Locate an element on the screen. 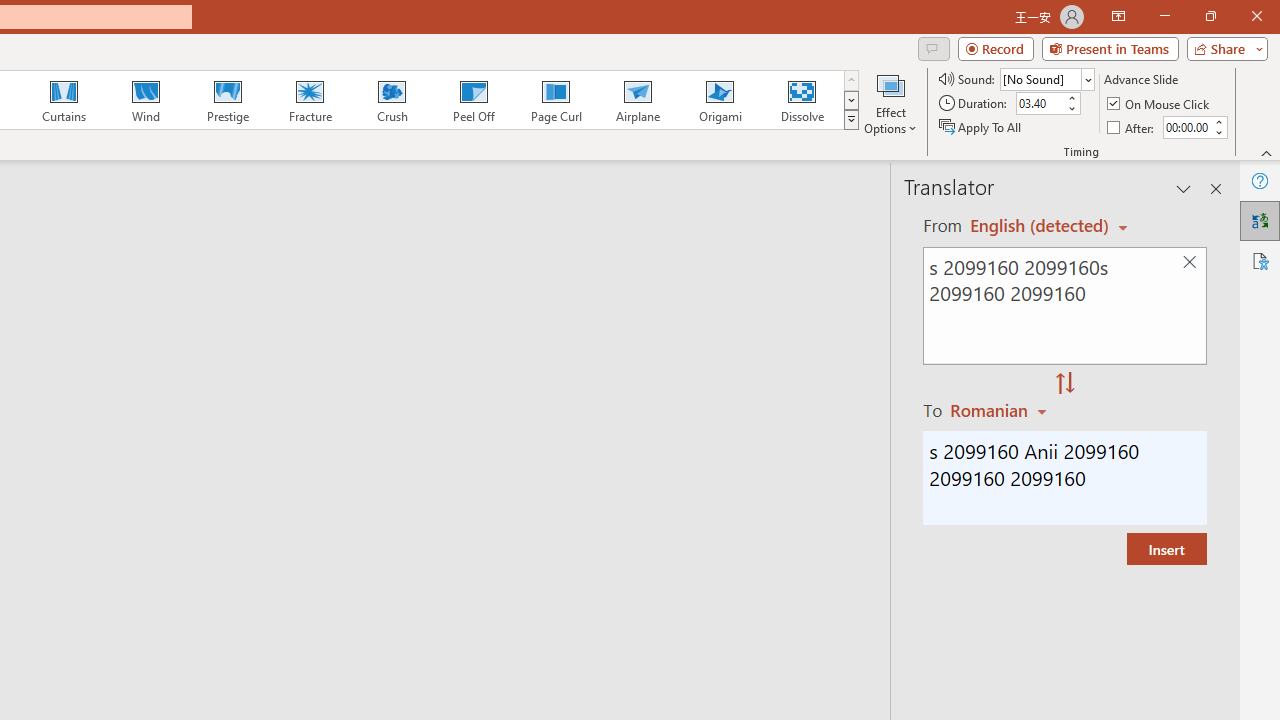 This screenshot has height=720, width=1280. 'Fracture' is located at coordinates (308, 100).